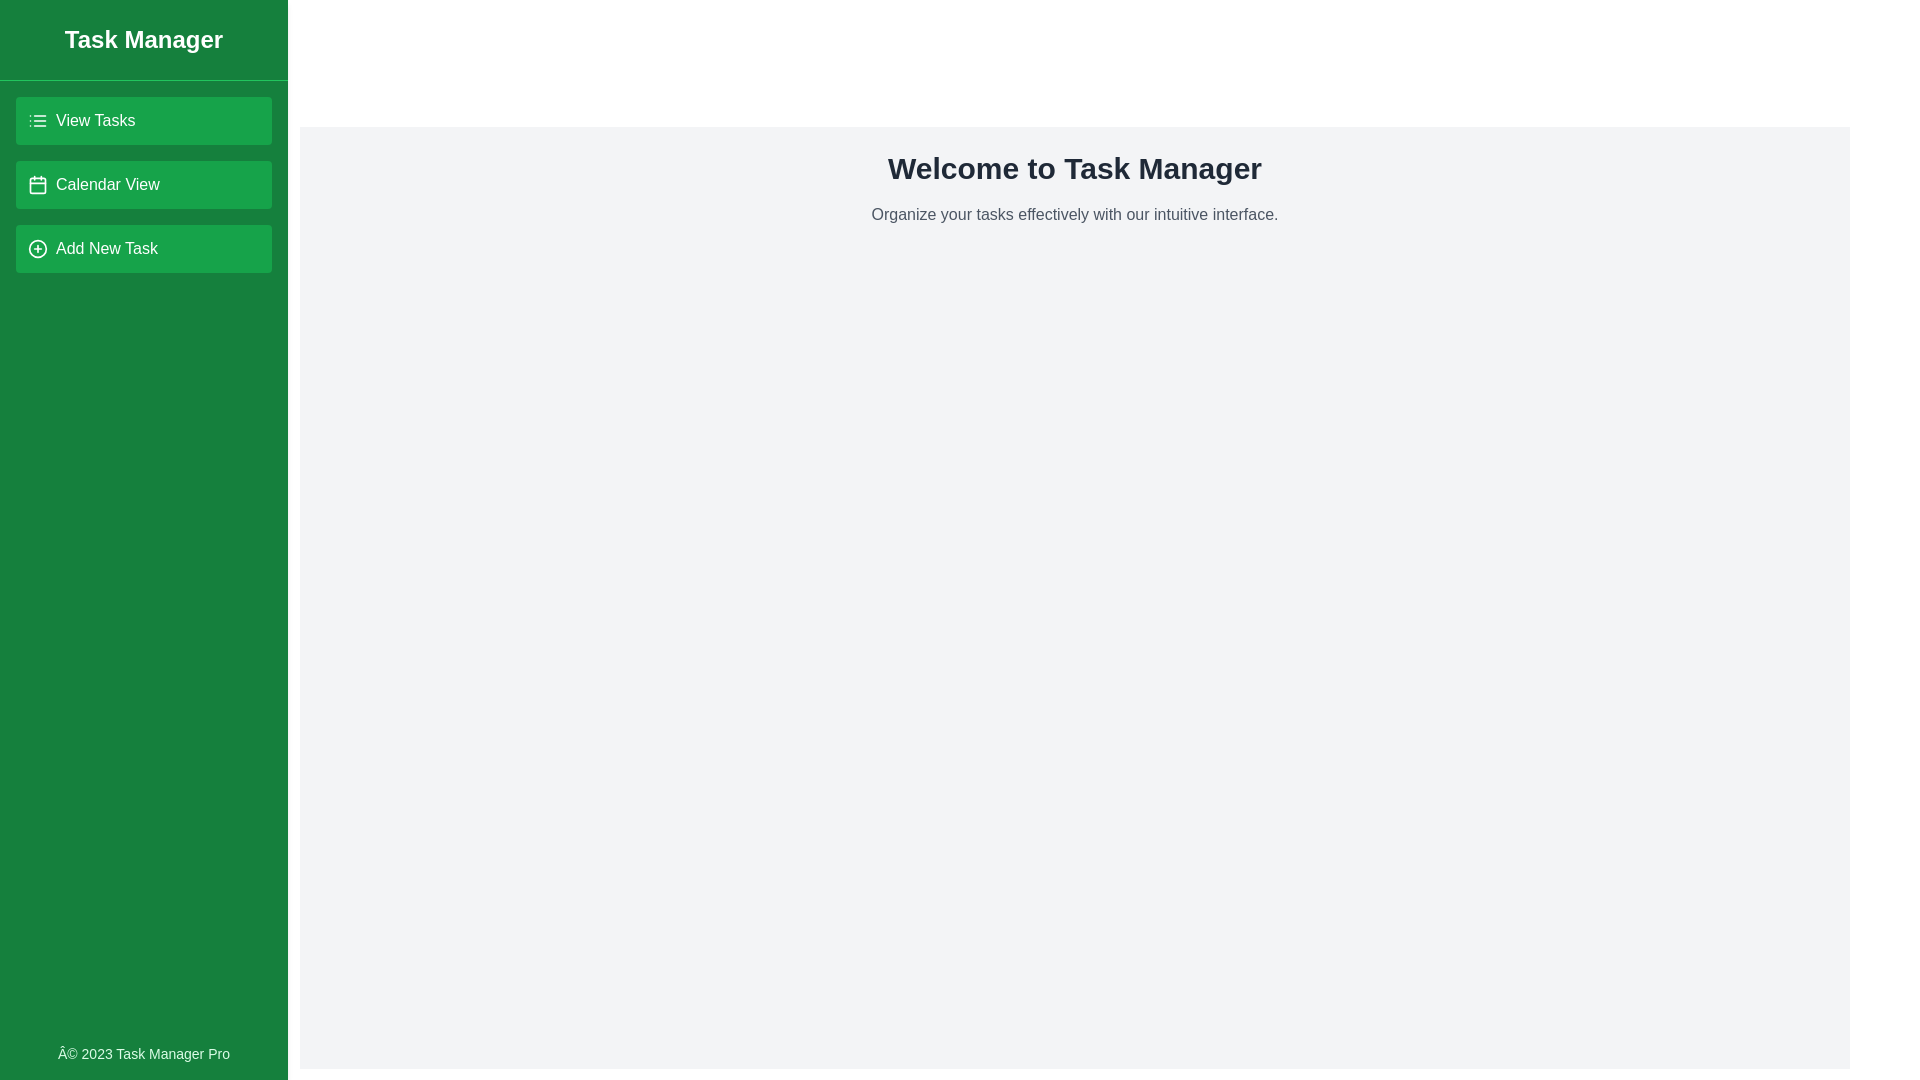 The image size is (1920, 1080). Describe the element at coordinates (143, 248) in the screenshot. I see `the 'Add New Task' button` at that location.